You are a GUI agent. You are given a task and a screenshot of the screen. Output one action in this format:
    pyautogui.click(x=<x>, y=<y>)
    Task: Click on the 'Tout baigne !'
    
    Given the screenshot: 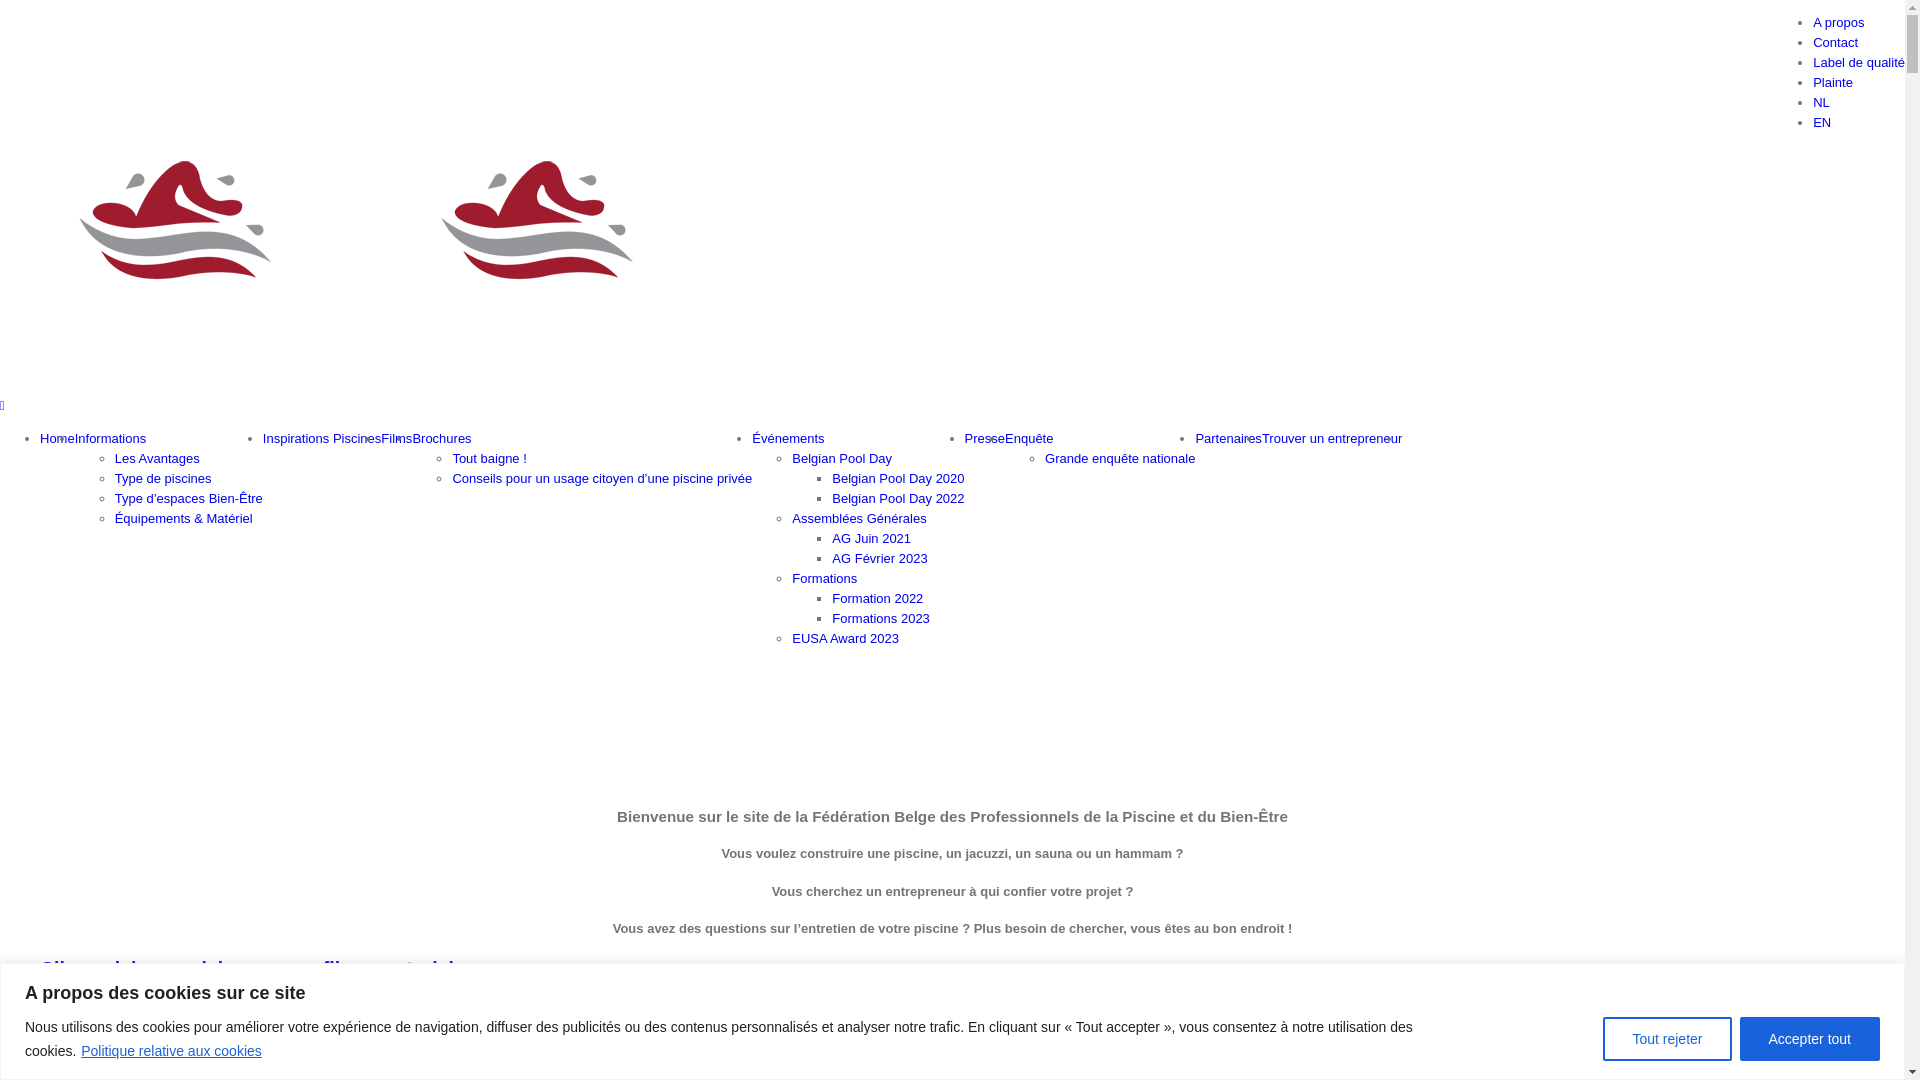 What is the action you would take?
    pyautogui.click(x=489, y=458)
    